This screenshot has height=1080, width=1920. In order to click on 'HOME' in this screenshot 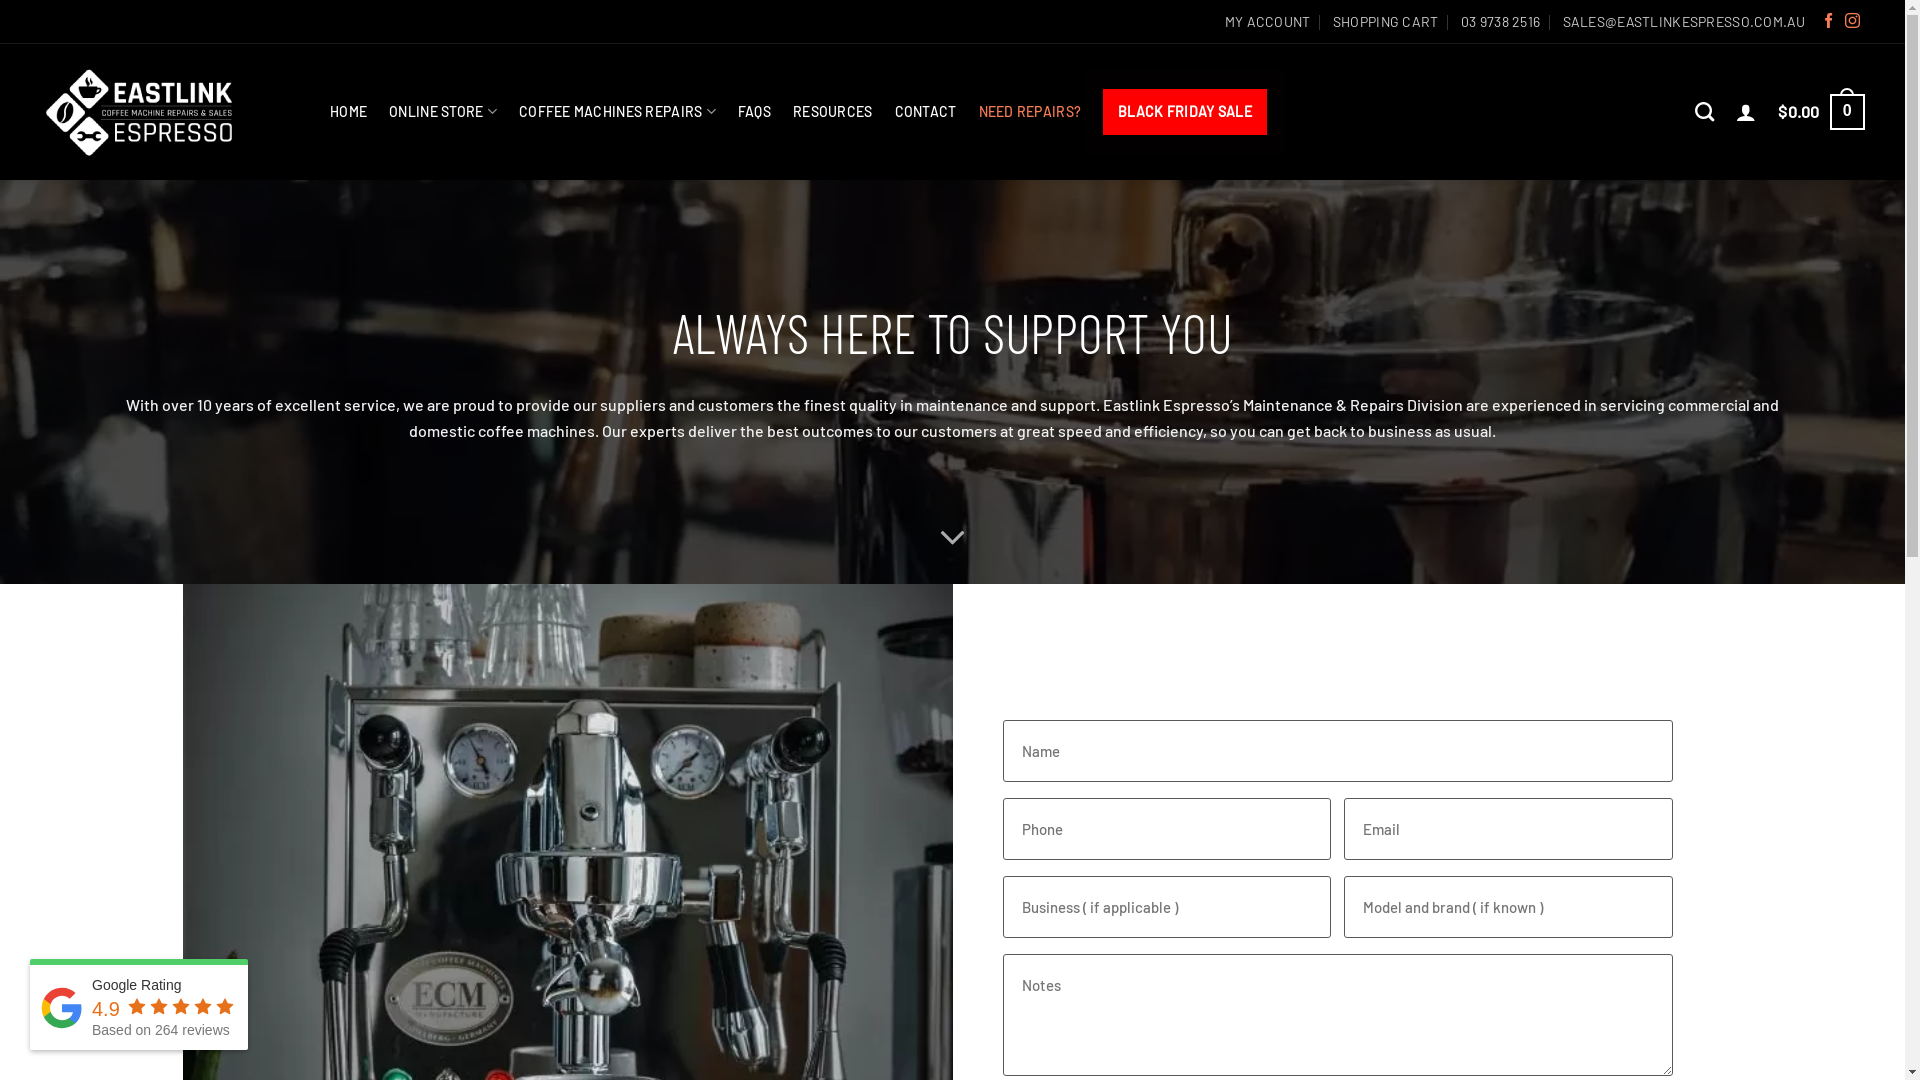, I will do `click(330, 111)`.